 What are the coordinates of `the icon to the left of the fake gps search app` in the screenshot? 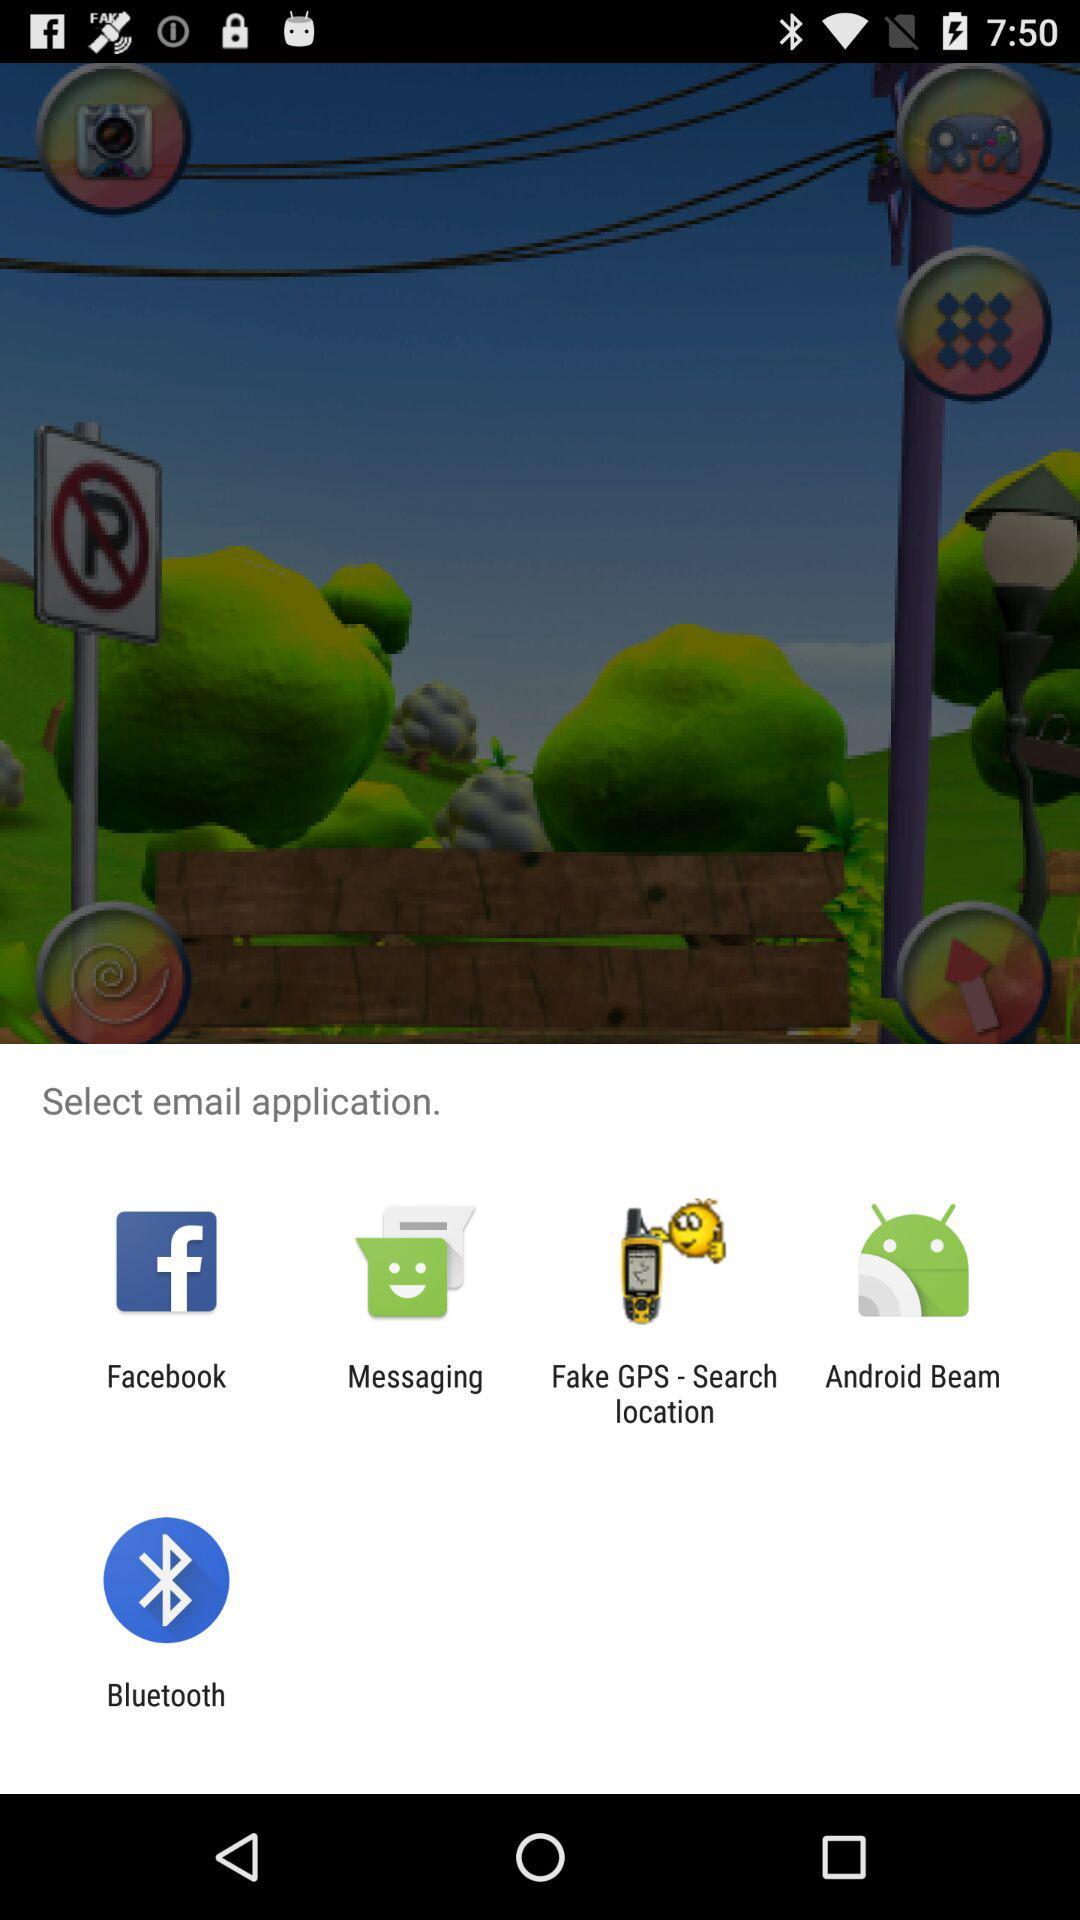 It's located at (414, 1392).